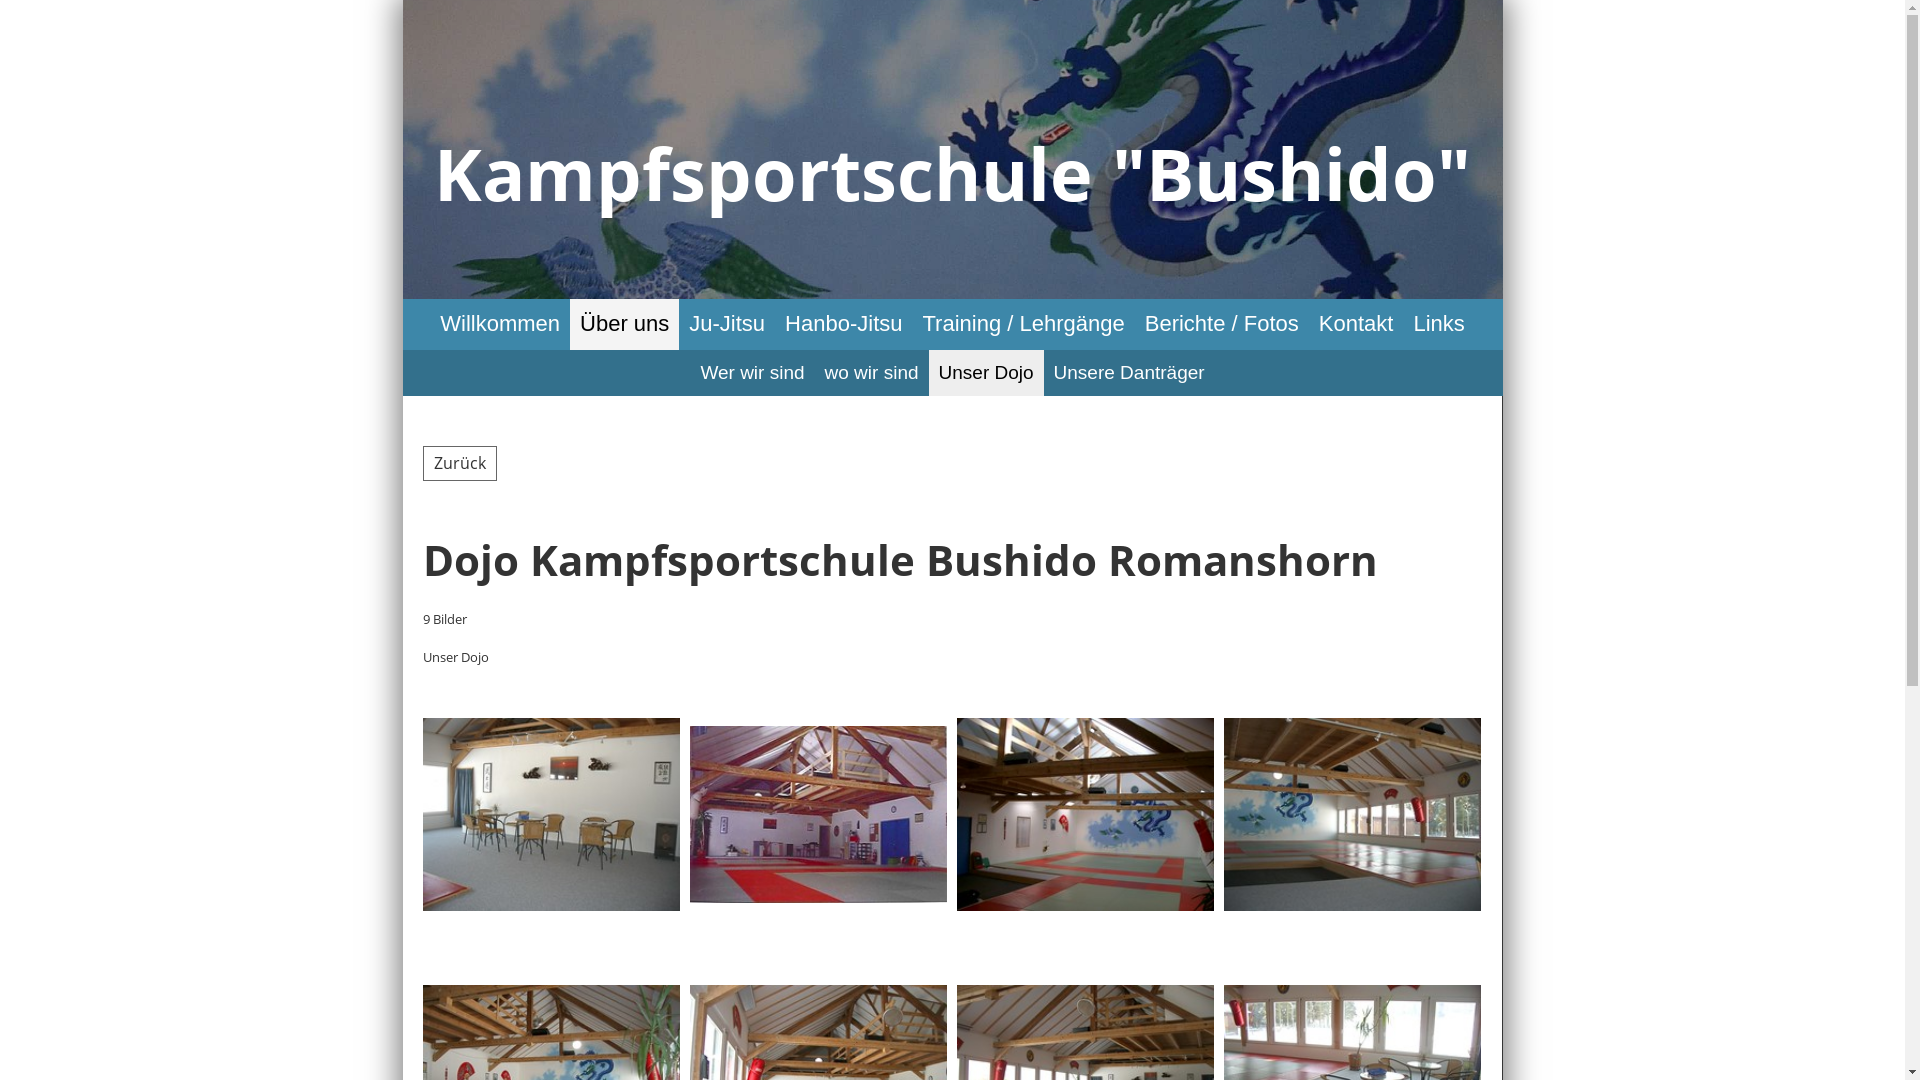 This screenshot has height=1080, width=1920. Describe the element at coordinates (1401, 323) in the screenshot. I see `'Links'` at that location.